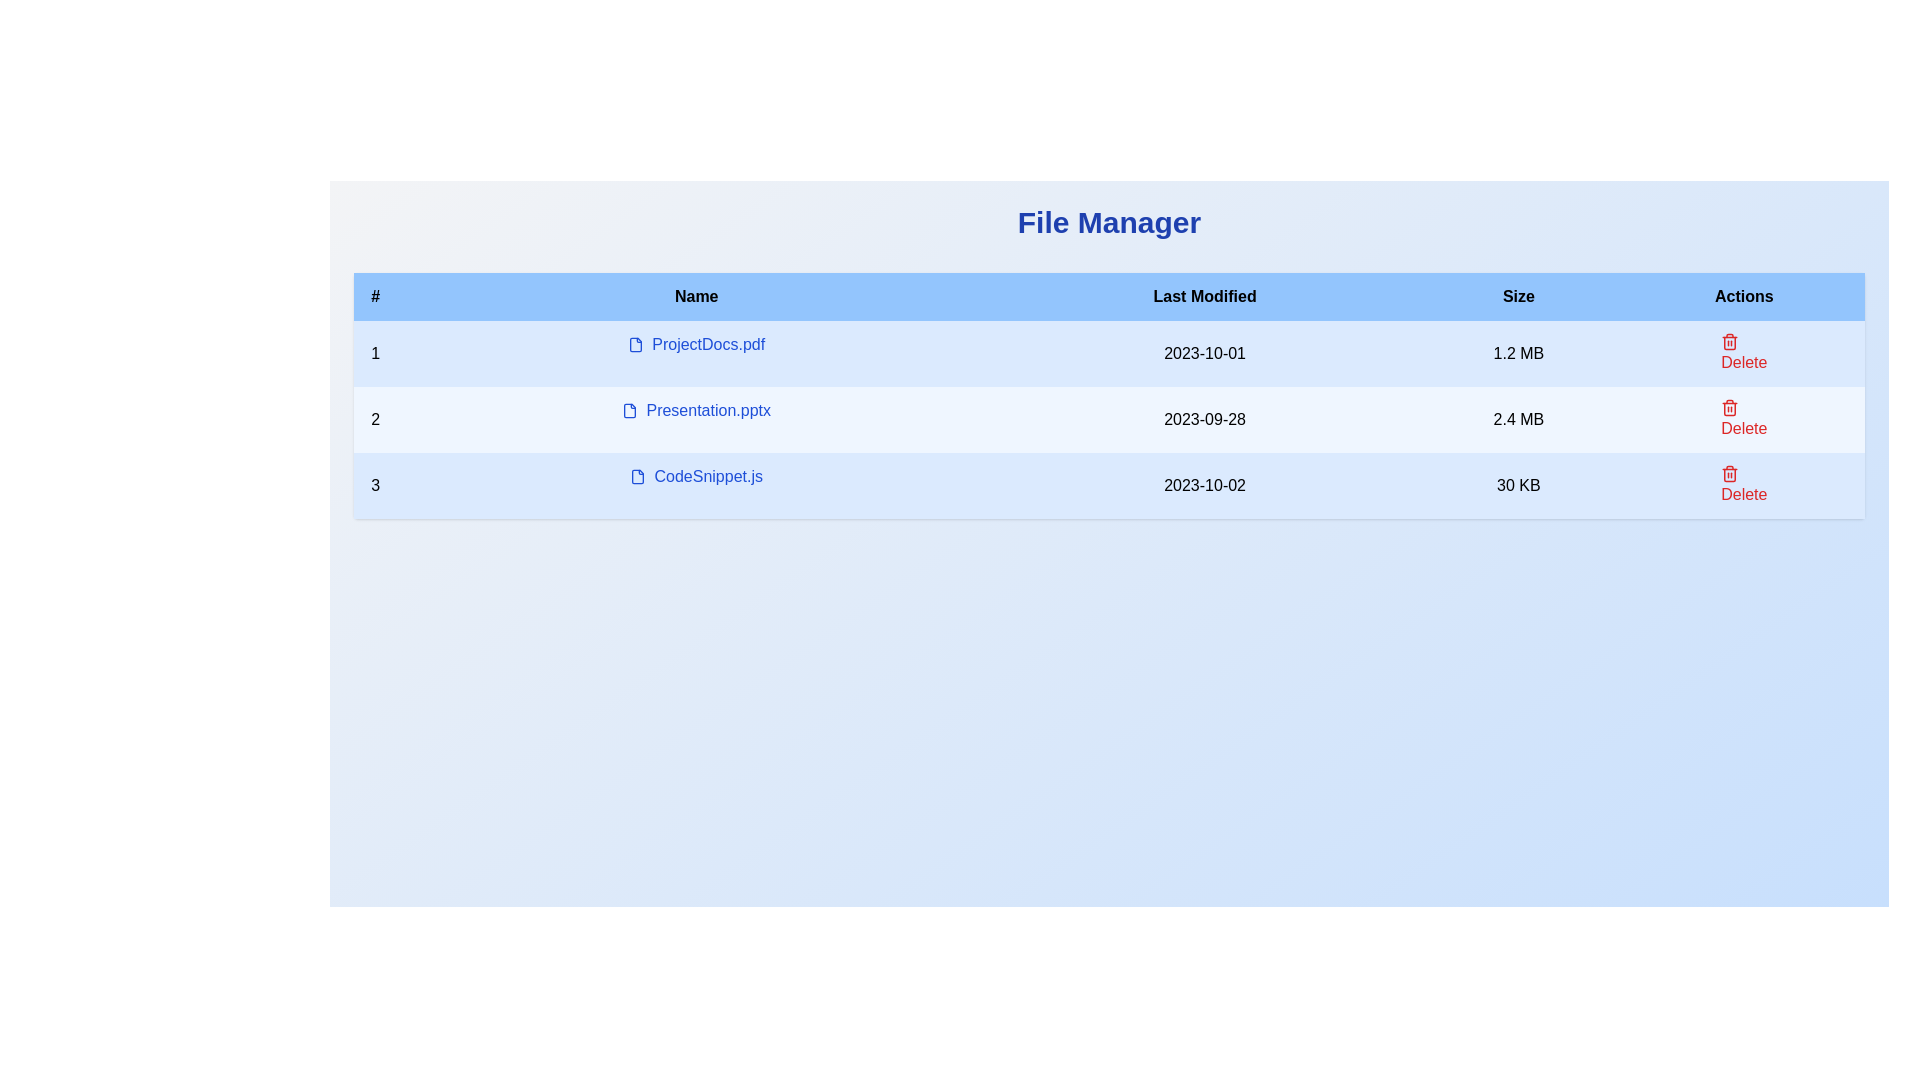  Describe the element at coordinates (635, 343) in the screenshot. I see `the document icon located in the first row of the table, adjacent to the 'ProjectDocs.pdf' label` at that location.